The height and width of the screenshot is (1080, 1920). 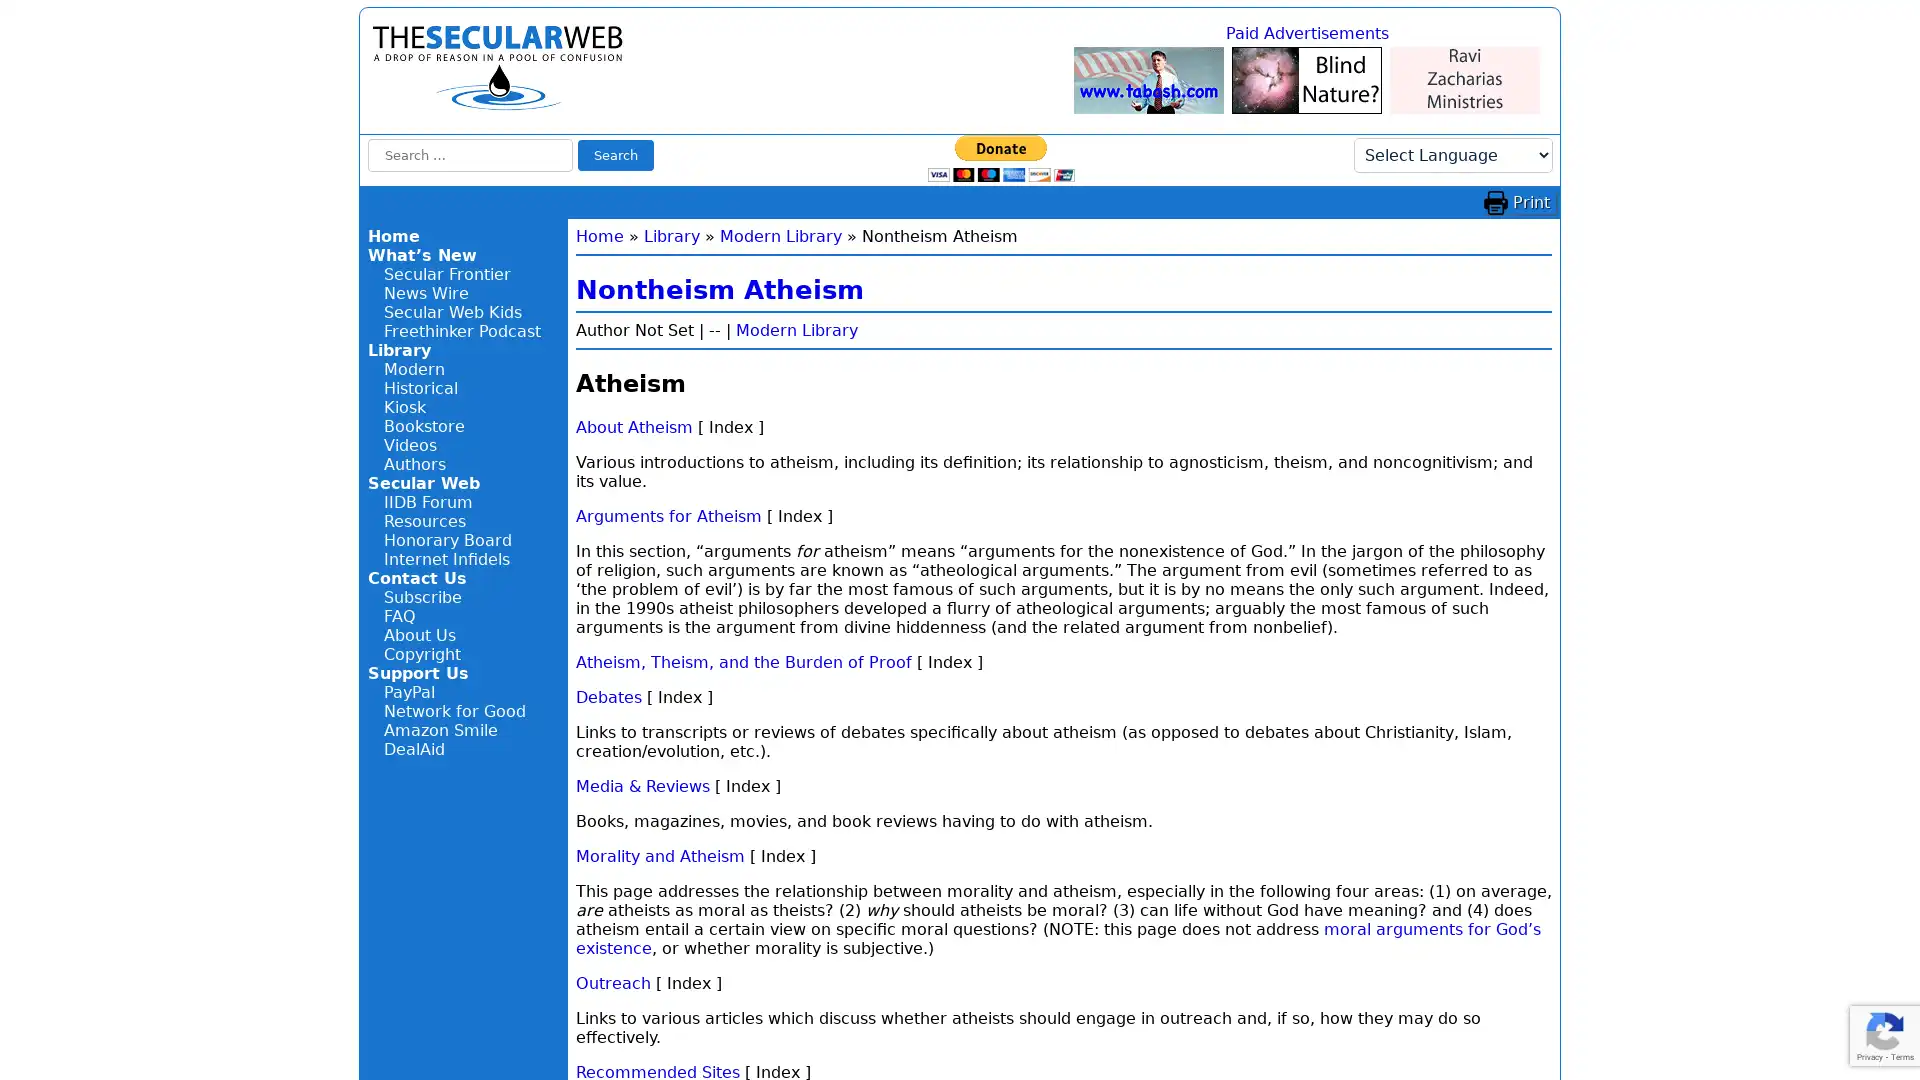 I want to click on Donate with PayPal button, so click(x=1001, y=157).